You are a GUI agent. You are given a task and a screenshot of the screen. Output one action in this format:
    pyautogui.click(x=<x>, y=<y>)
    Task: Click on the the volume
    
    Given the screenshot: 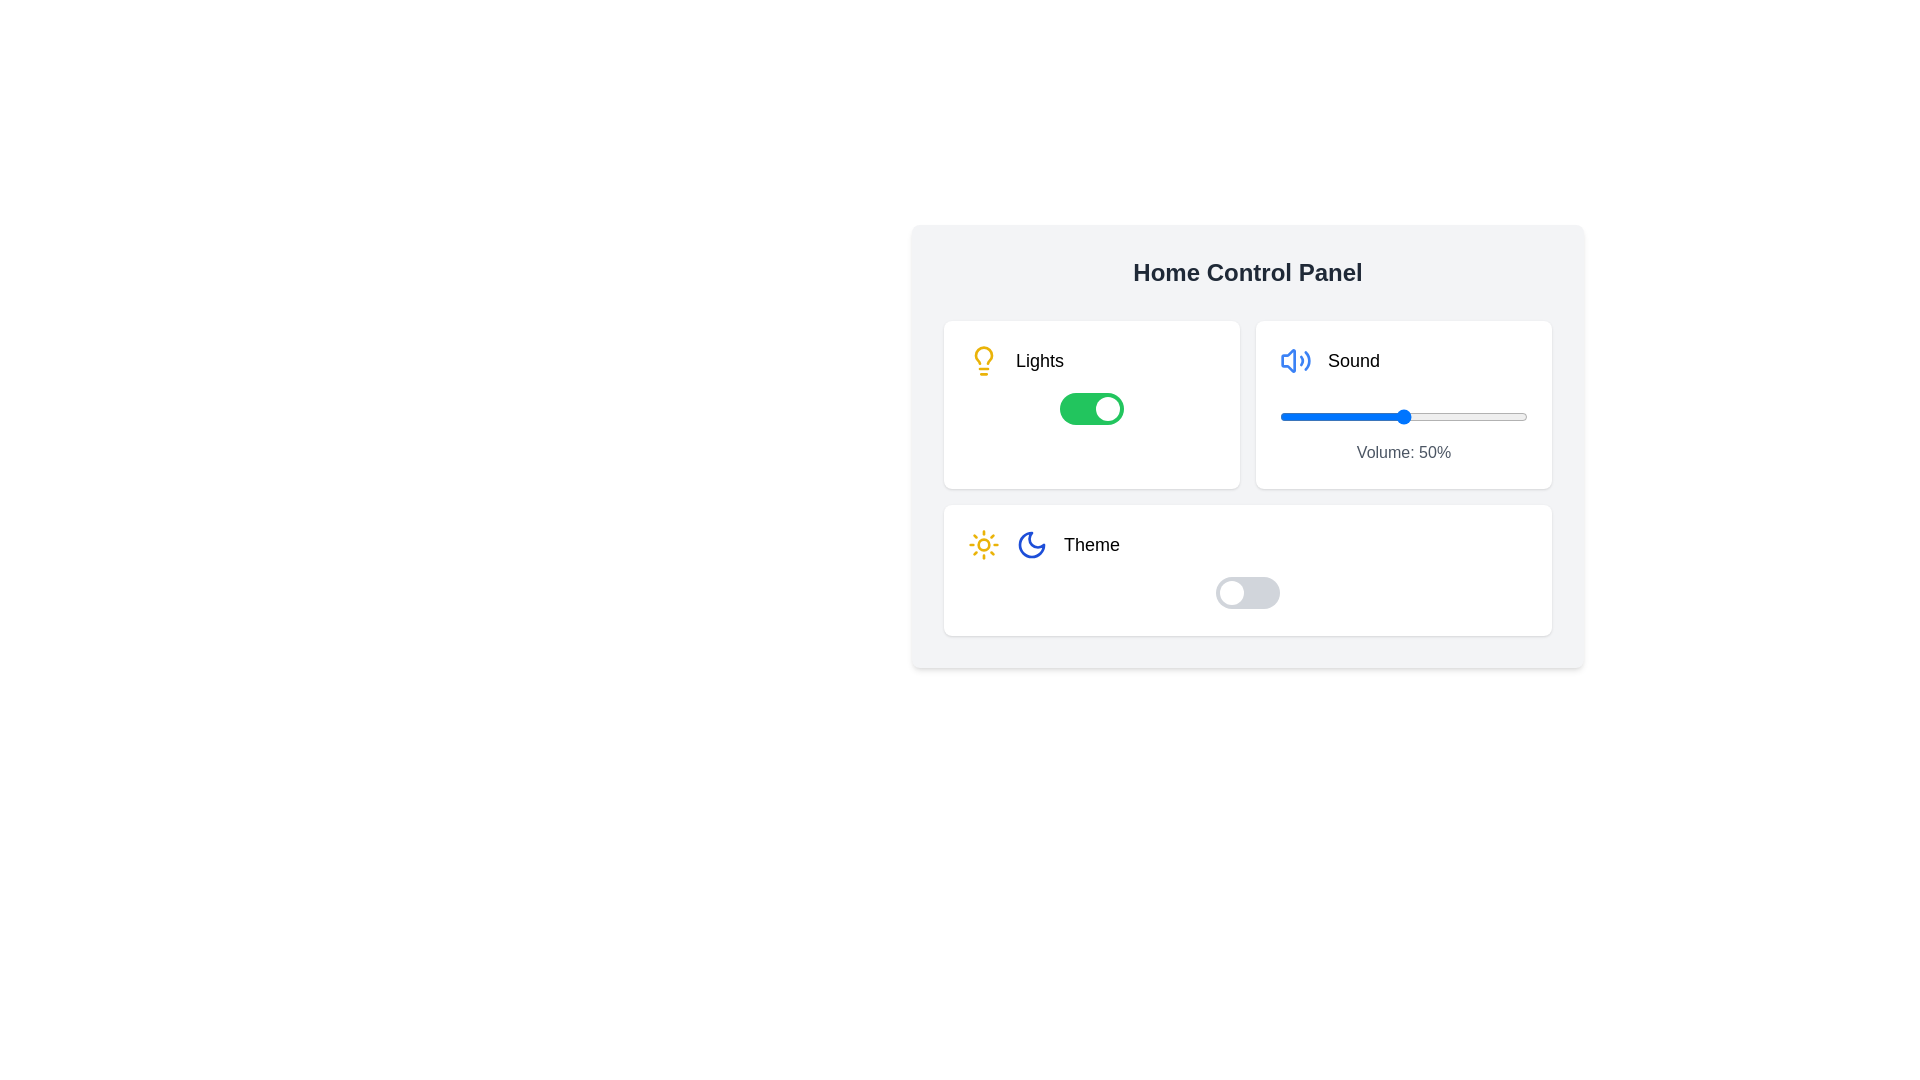 What is the action you would take?
    pyautogui.click(x=1287, y=415)
    